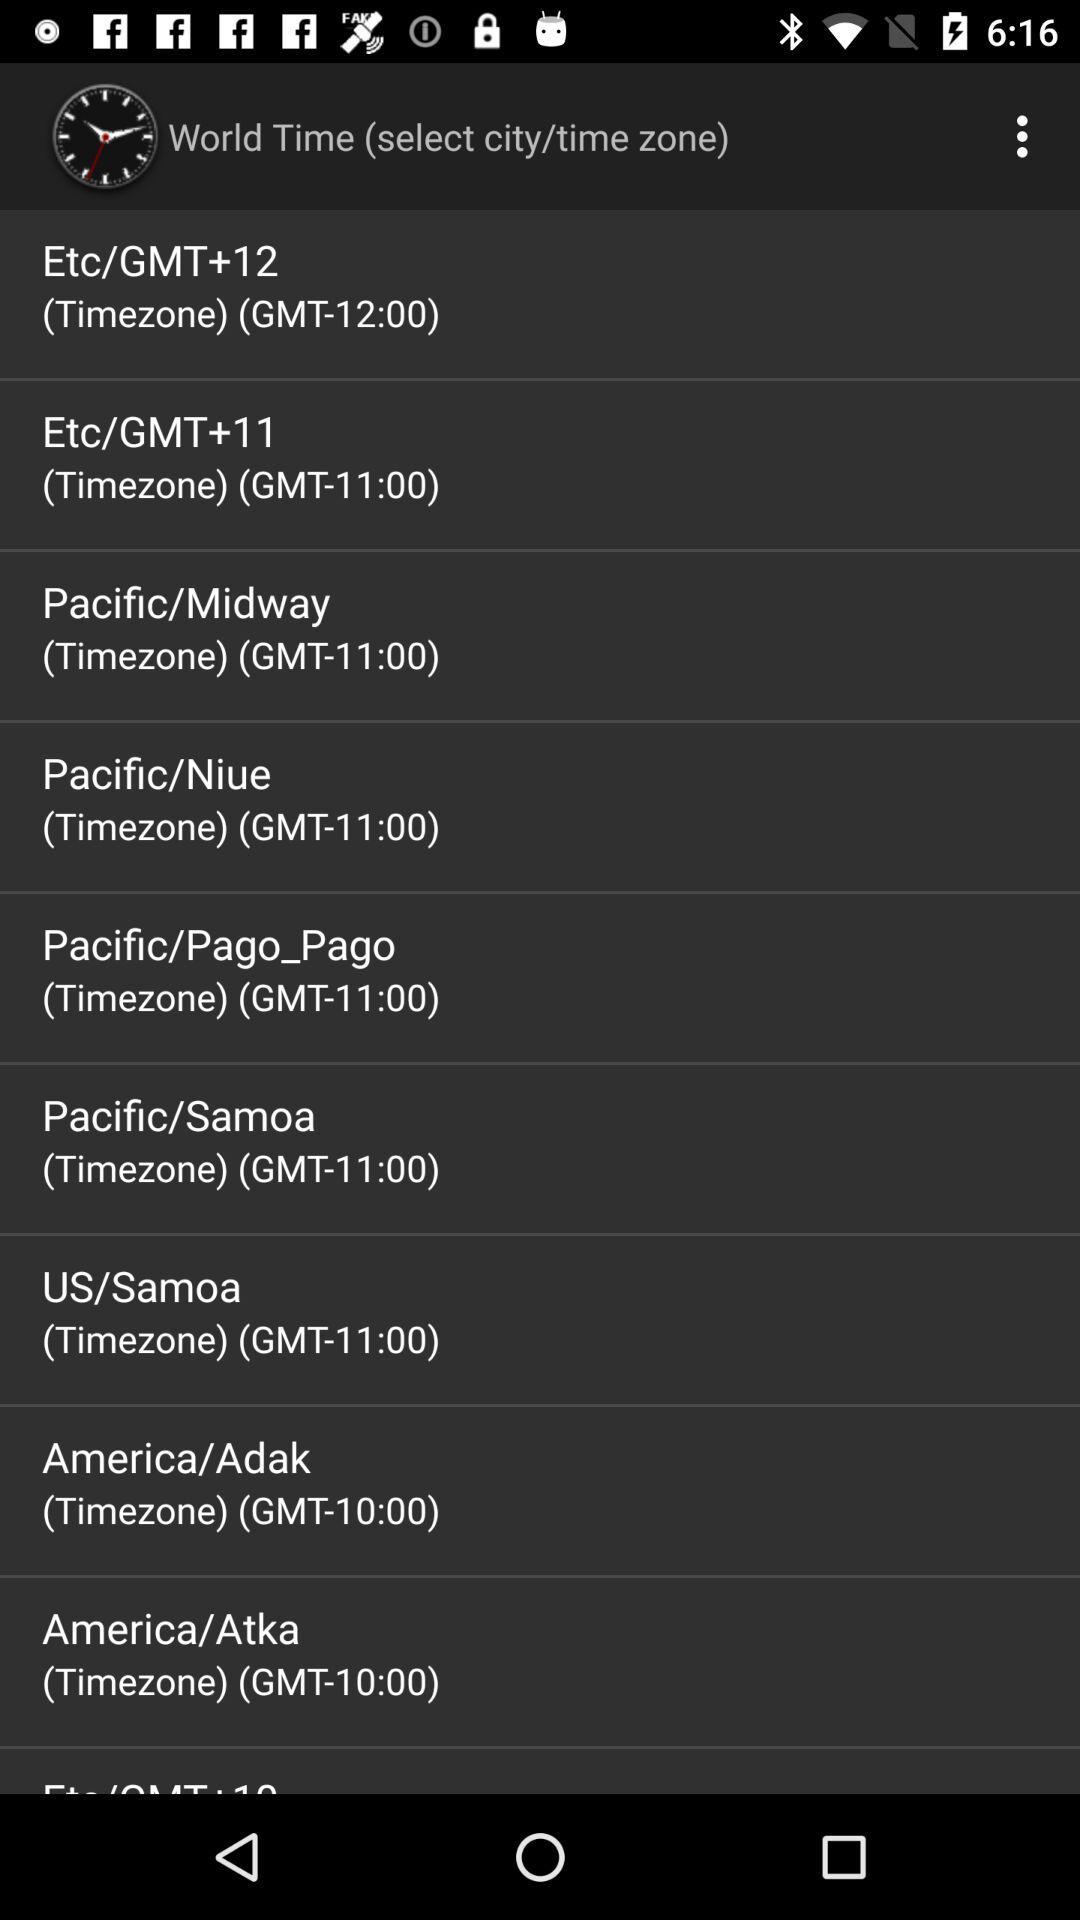 The image size is (1080, 1920). Describe the element at coordinates (1027, 135) in the screenshot. I see `the item to the right of the world time select item` at that location.